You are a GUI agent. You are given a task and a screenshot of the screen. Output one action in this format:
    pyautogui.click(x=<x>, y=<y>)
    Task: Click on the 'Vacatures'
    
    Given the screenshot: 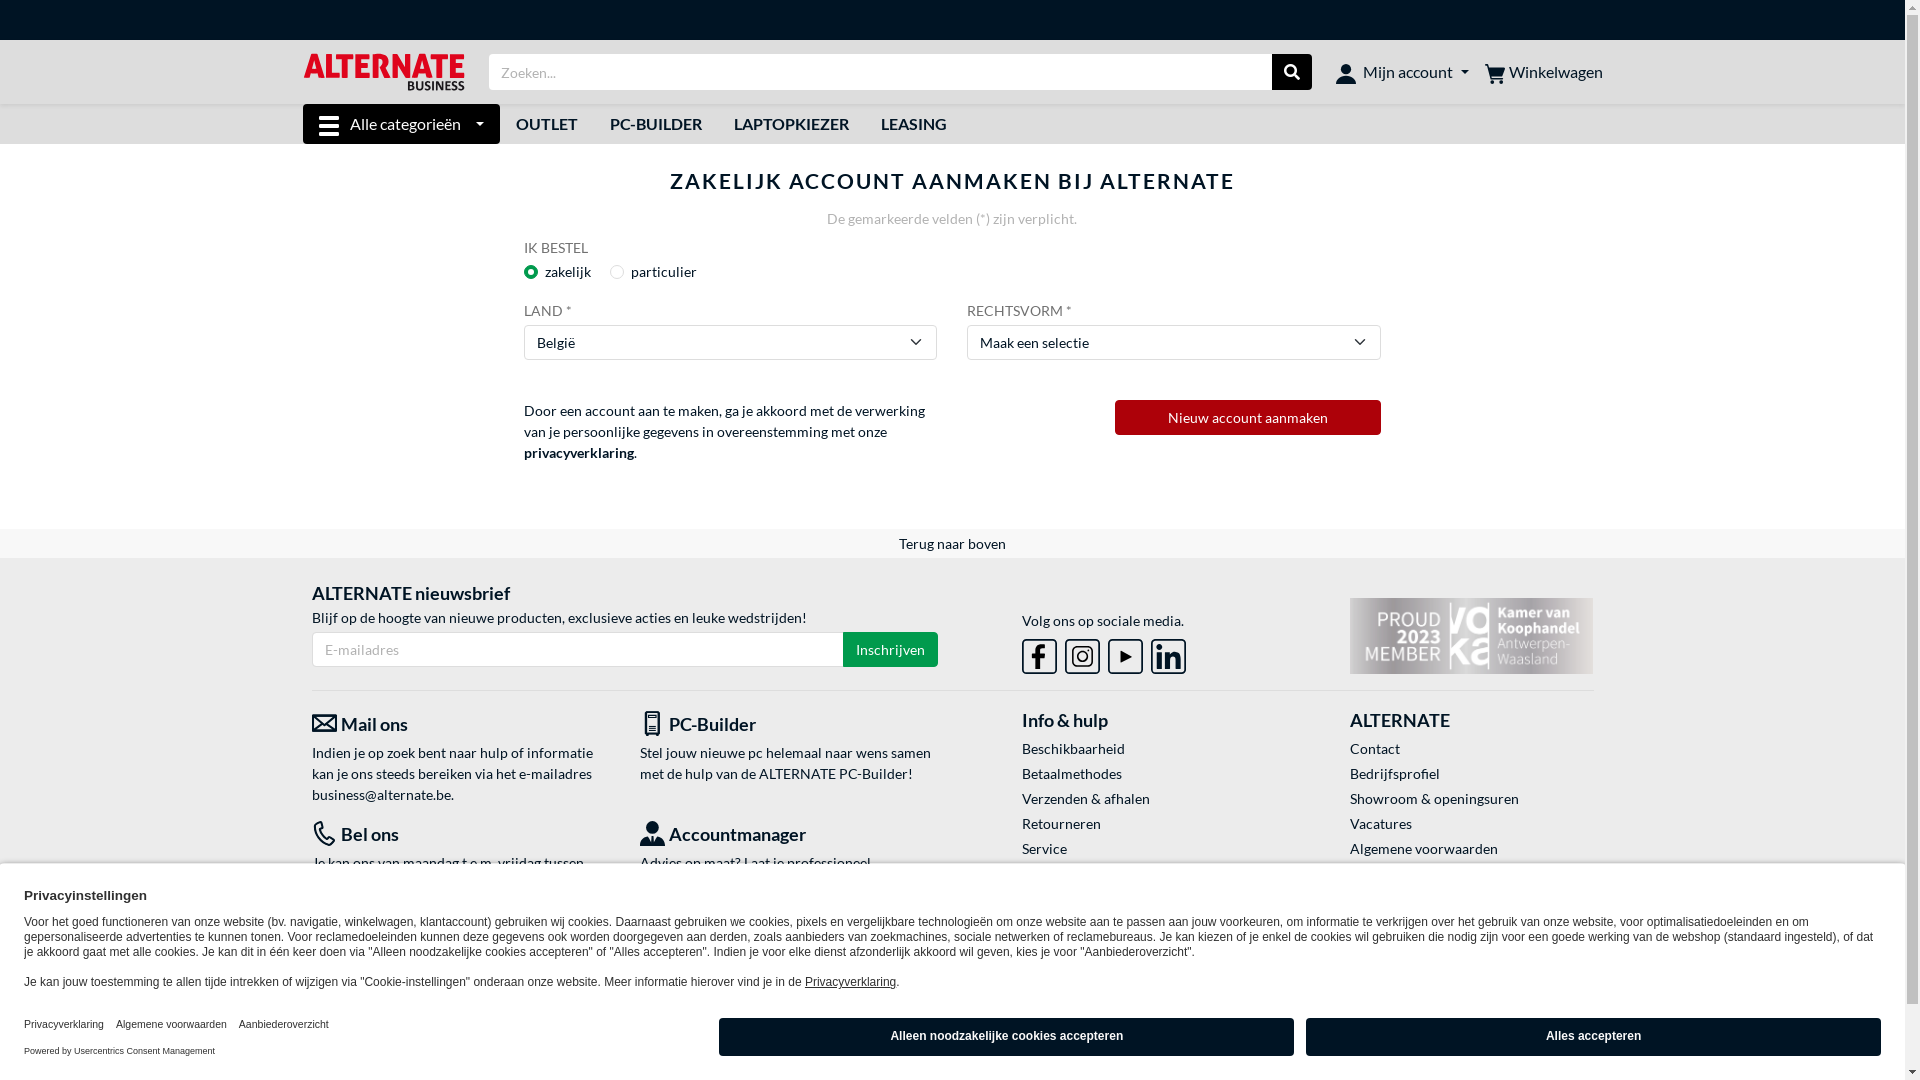 What is the action you would take?
    pyautogui.click(x=1349, y=823)
    